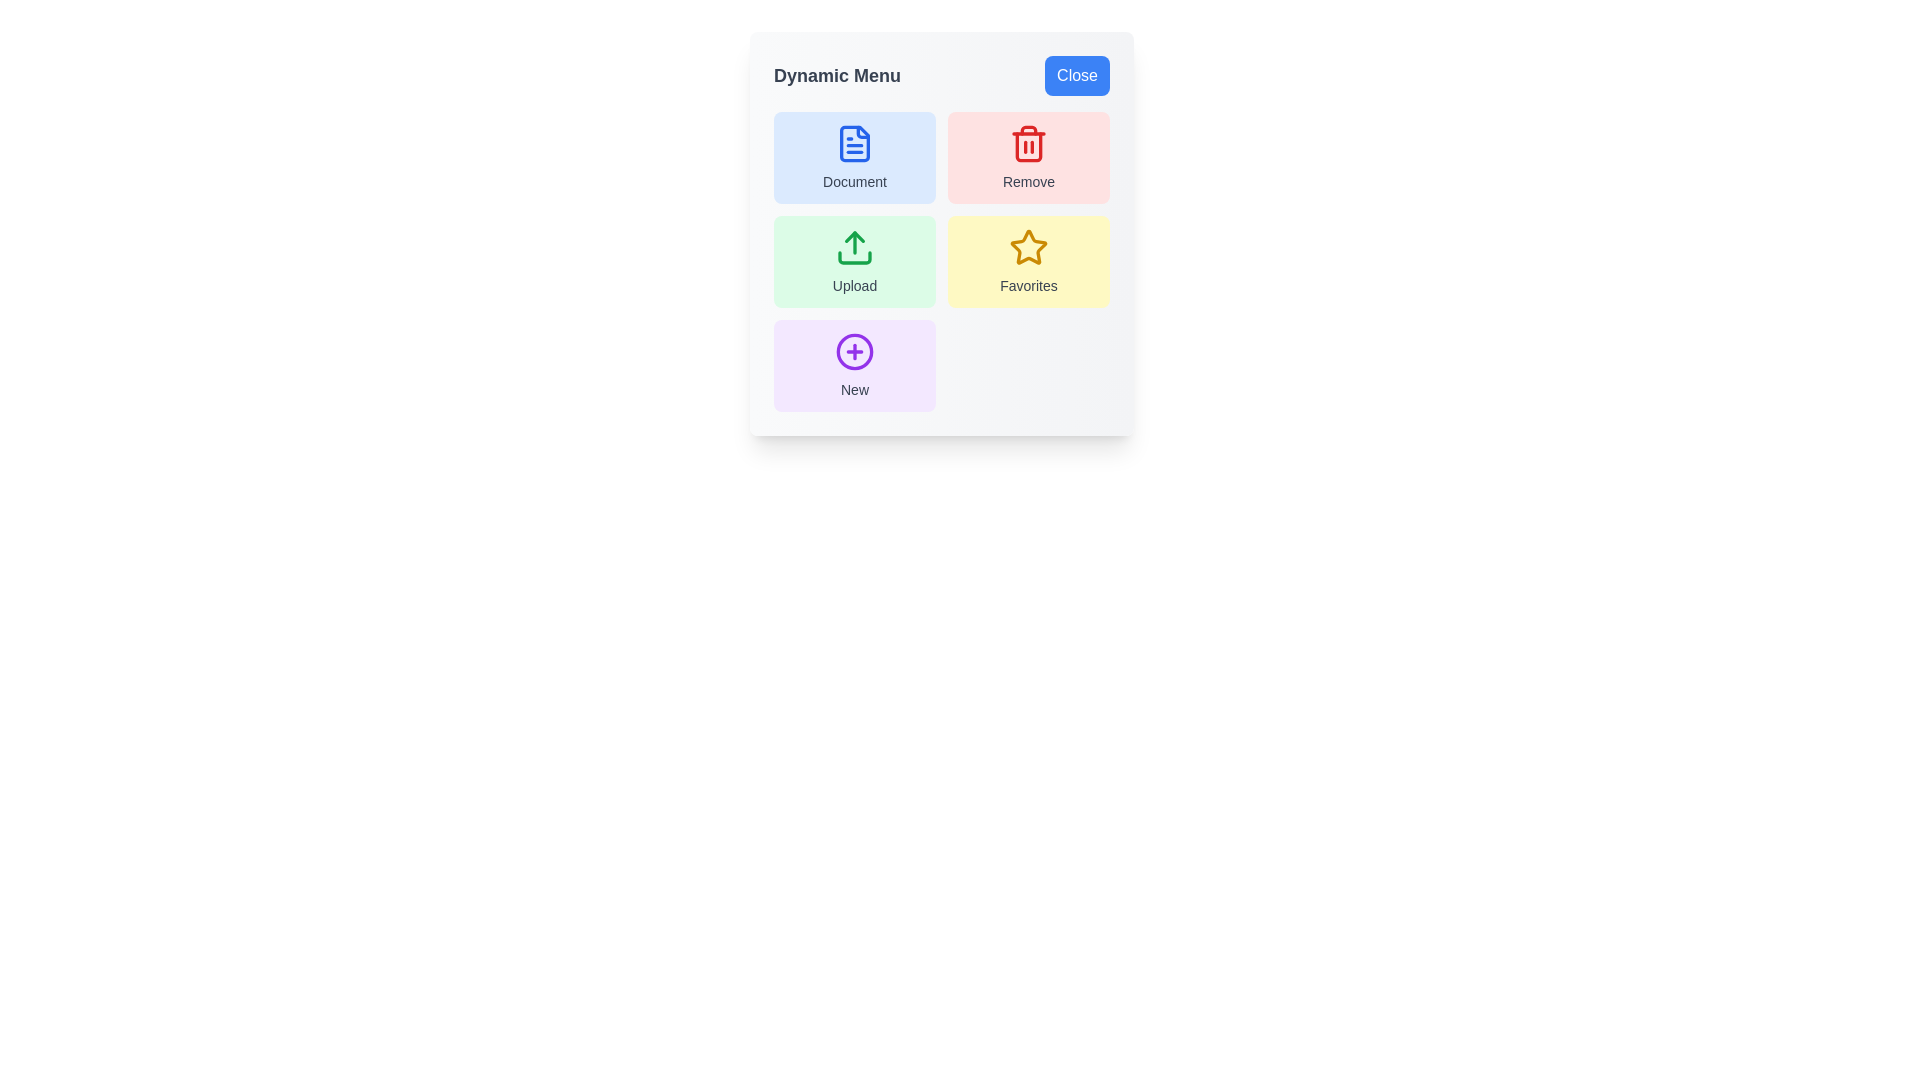 The height and width of the screenshot is (1080, 1920). I want to click on the Circular Icon labeled 'New' with a '+' symbol located in the bottom-left section of the grid layout, so click(854, 350).